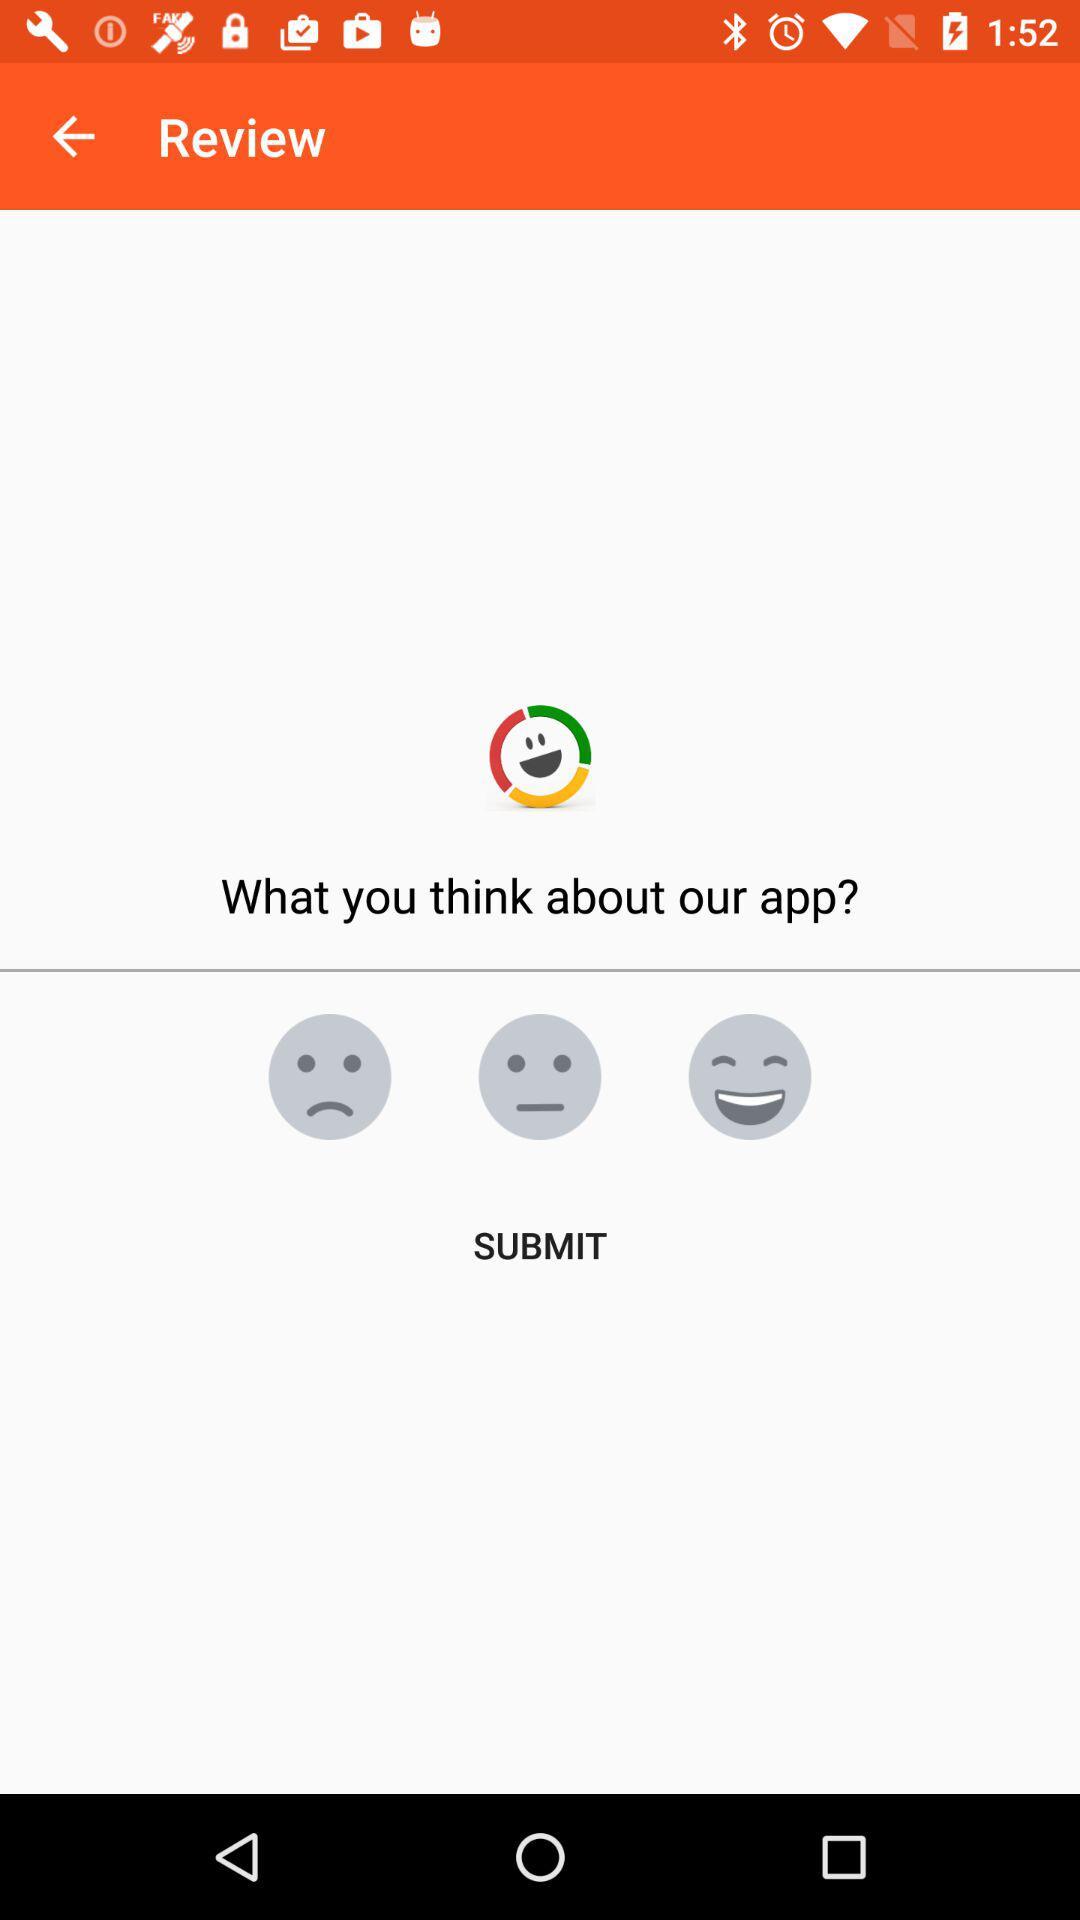 This screenshot has width=1080, height=1920. Describe the element at coordinates (749, 1075) in the screenshot. I see `the emoji icon` at that location.